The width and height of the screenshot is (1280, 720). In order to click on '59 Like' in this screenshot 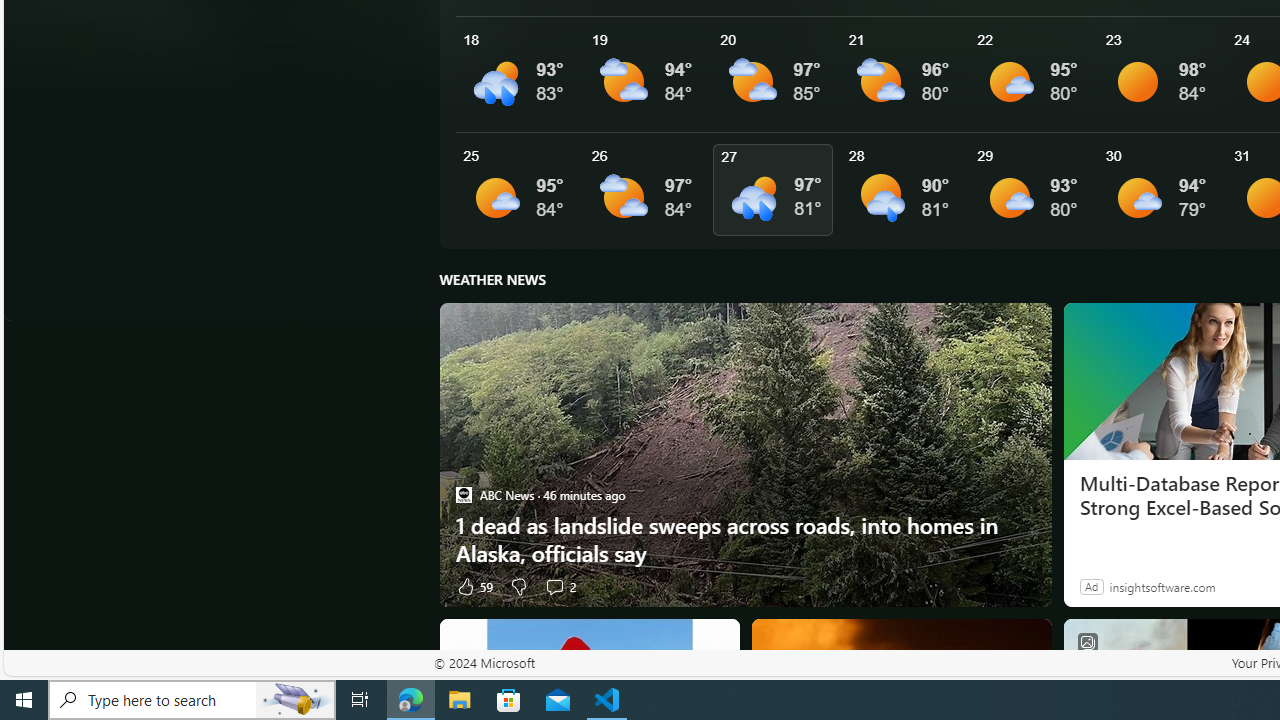, I will do `click(472, 585)`.